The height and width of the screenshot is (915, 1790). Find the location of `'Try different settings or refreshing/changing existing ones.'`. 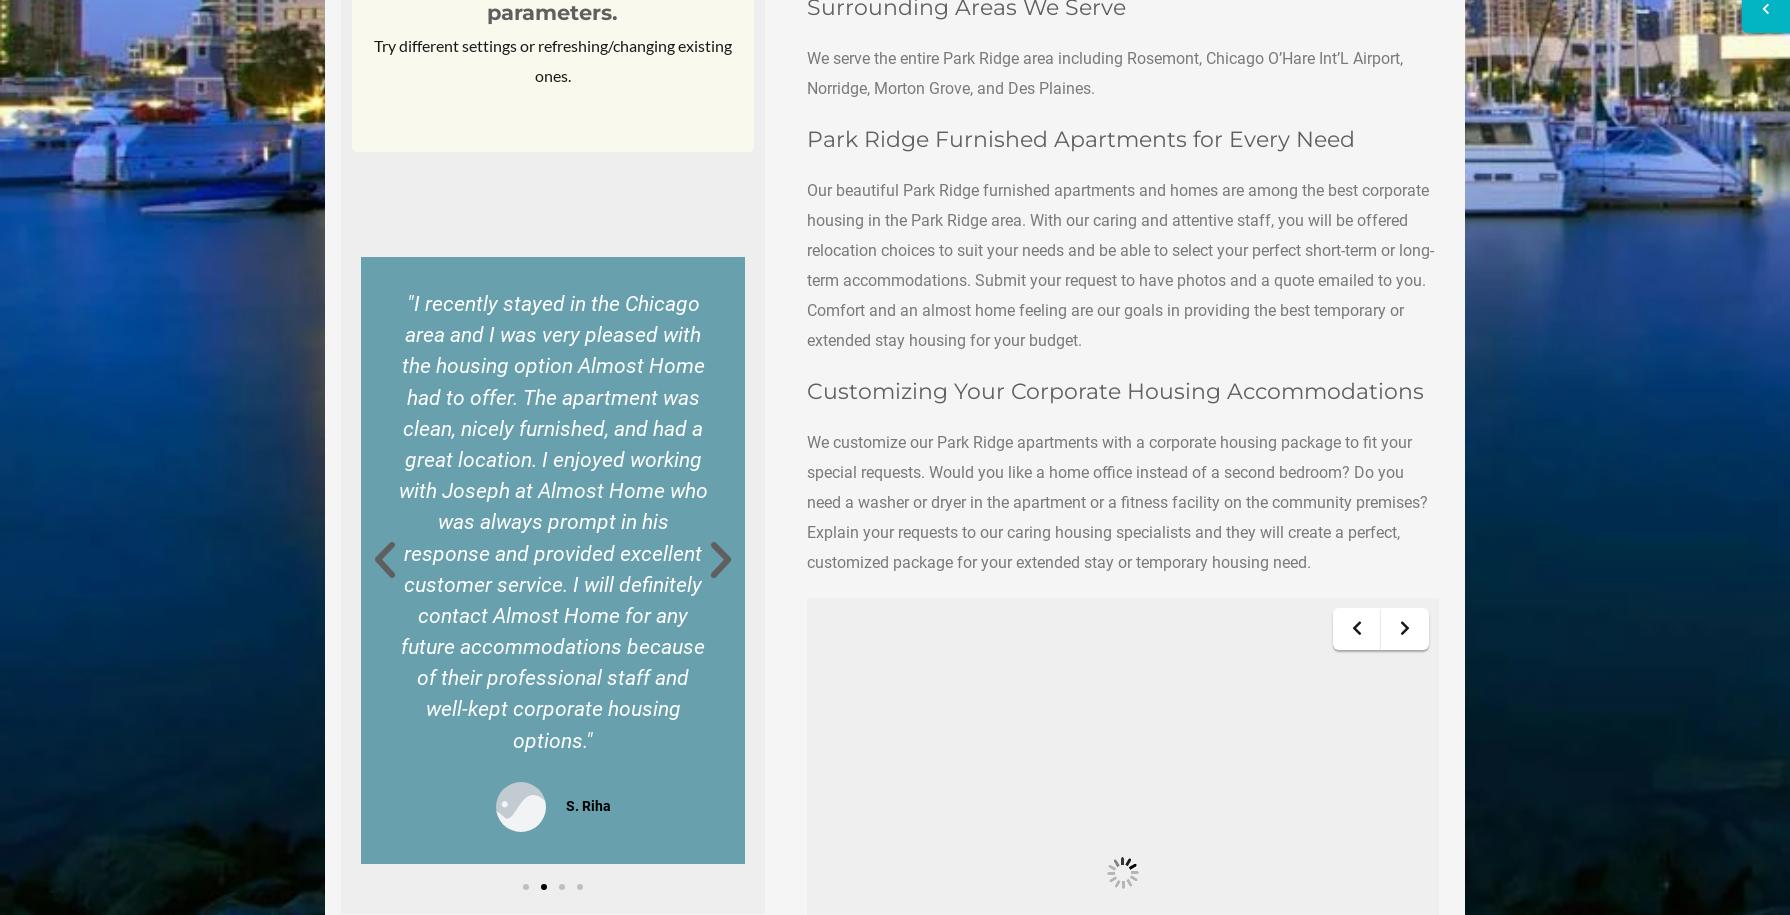

'Try different settings or refreshing/changing existing ones.' is located at coordinates (551, 59).